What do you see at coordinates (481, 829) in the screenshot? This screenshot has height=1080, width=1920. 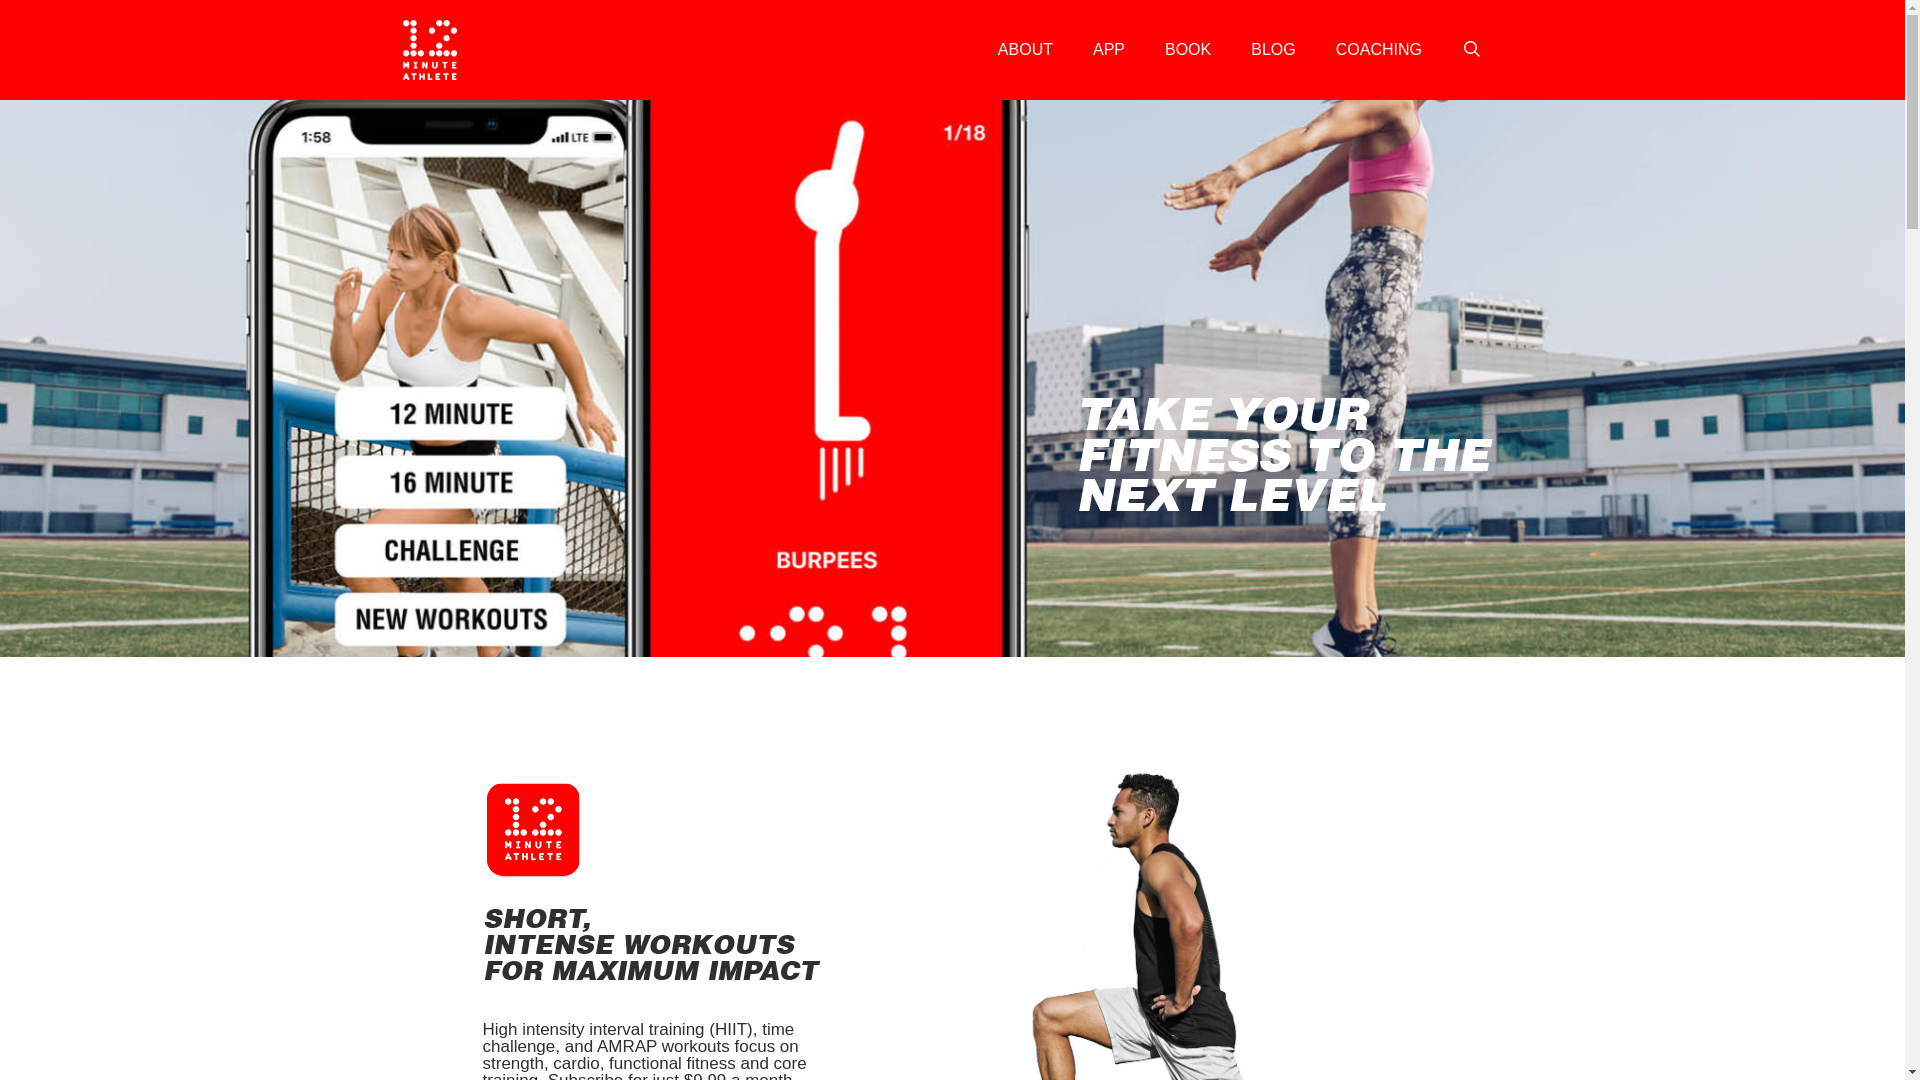 I see `'6'` at bounding box center [481, 829].